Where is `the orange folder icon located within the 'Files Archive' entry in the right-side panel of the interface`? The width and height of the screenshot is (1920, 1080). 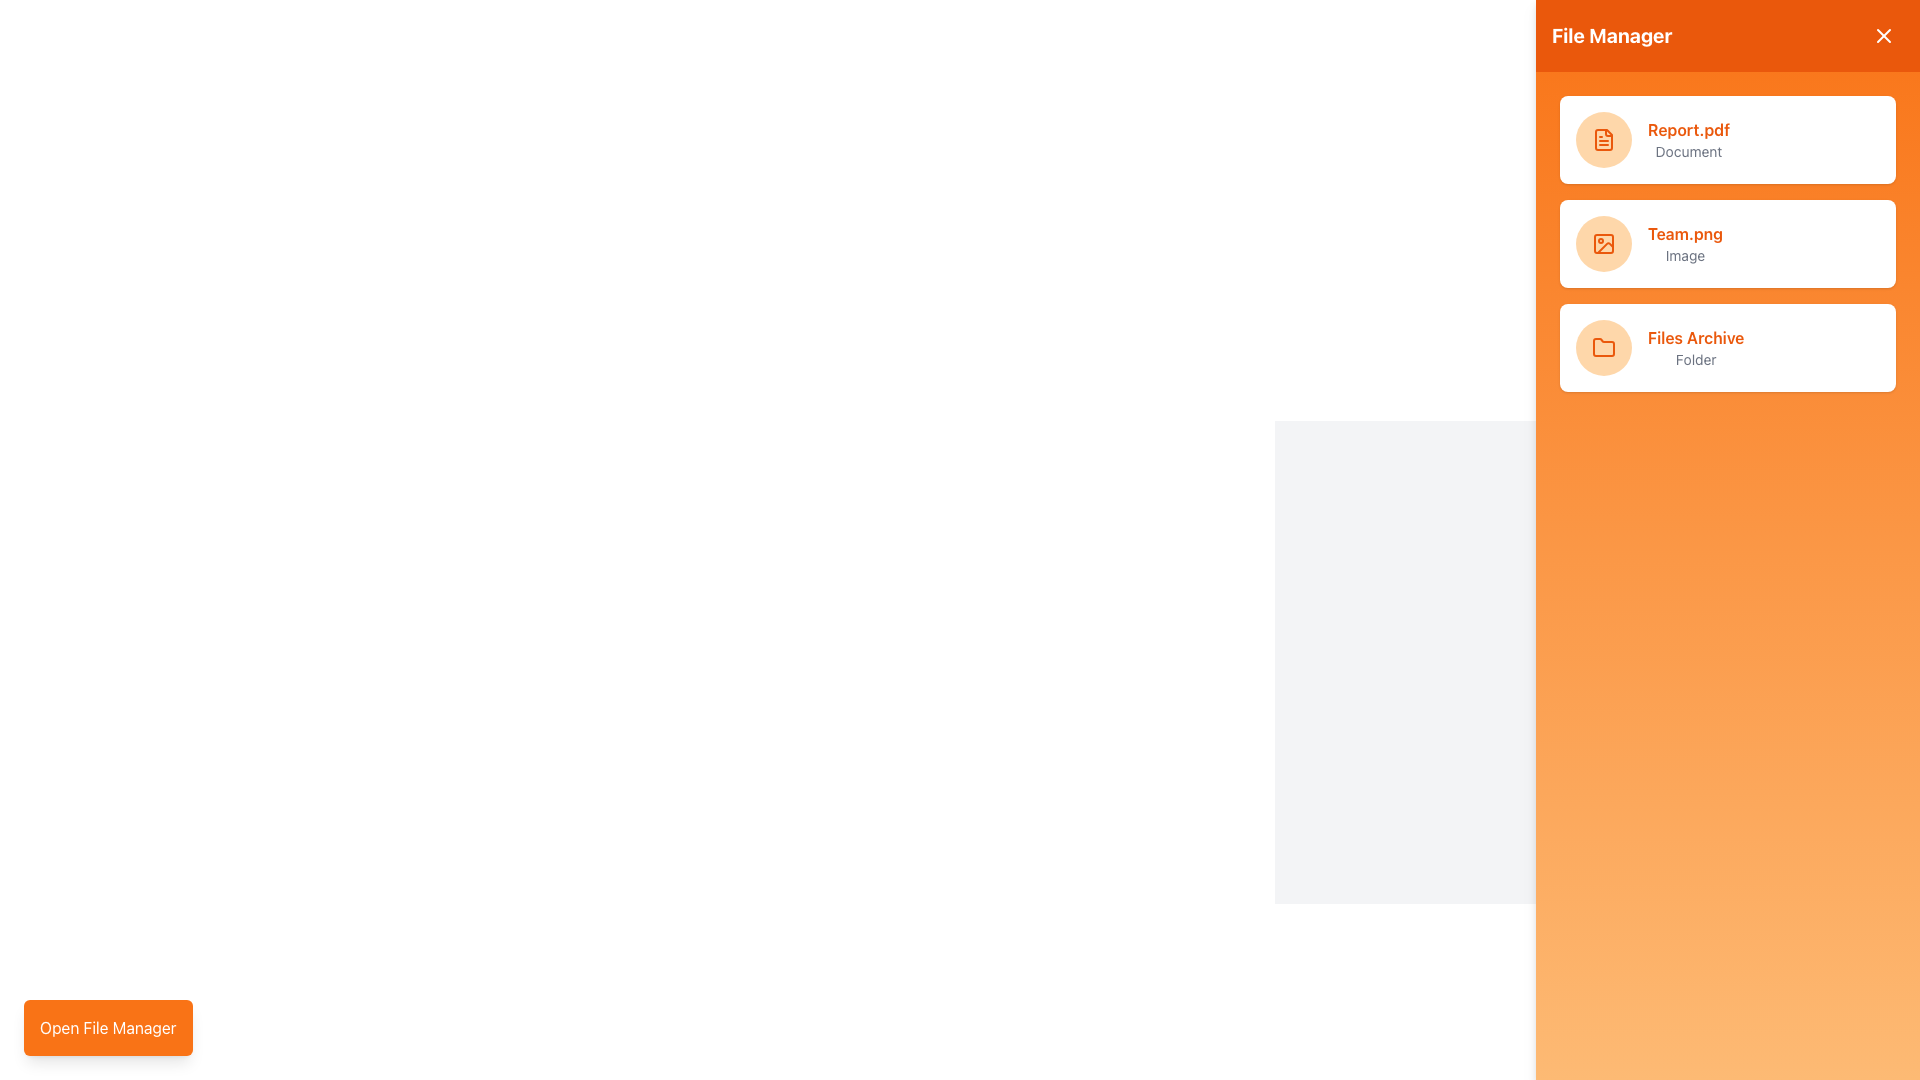
the orange folder icon located within the 'Files Archive' entry in the right-side panel of the interface is located at coordinates (1603, 346).